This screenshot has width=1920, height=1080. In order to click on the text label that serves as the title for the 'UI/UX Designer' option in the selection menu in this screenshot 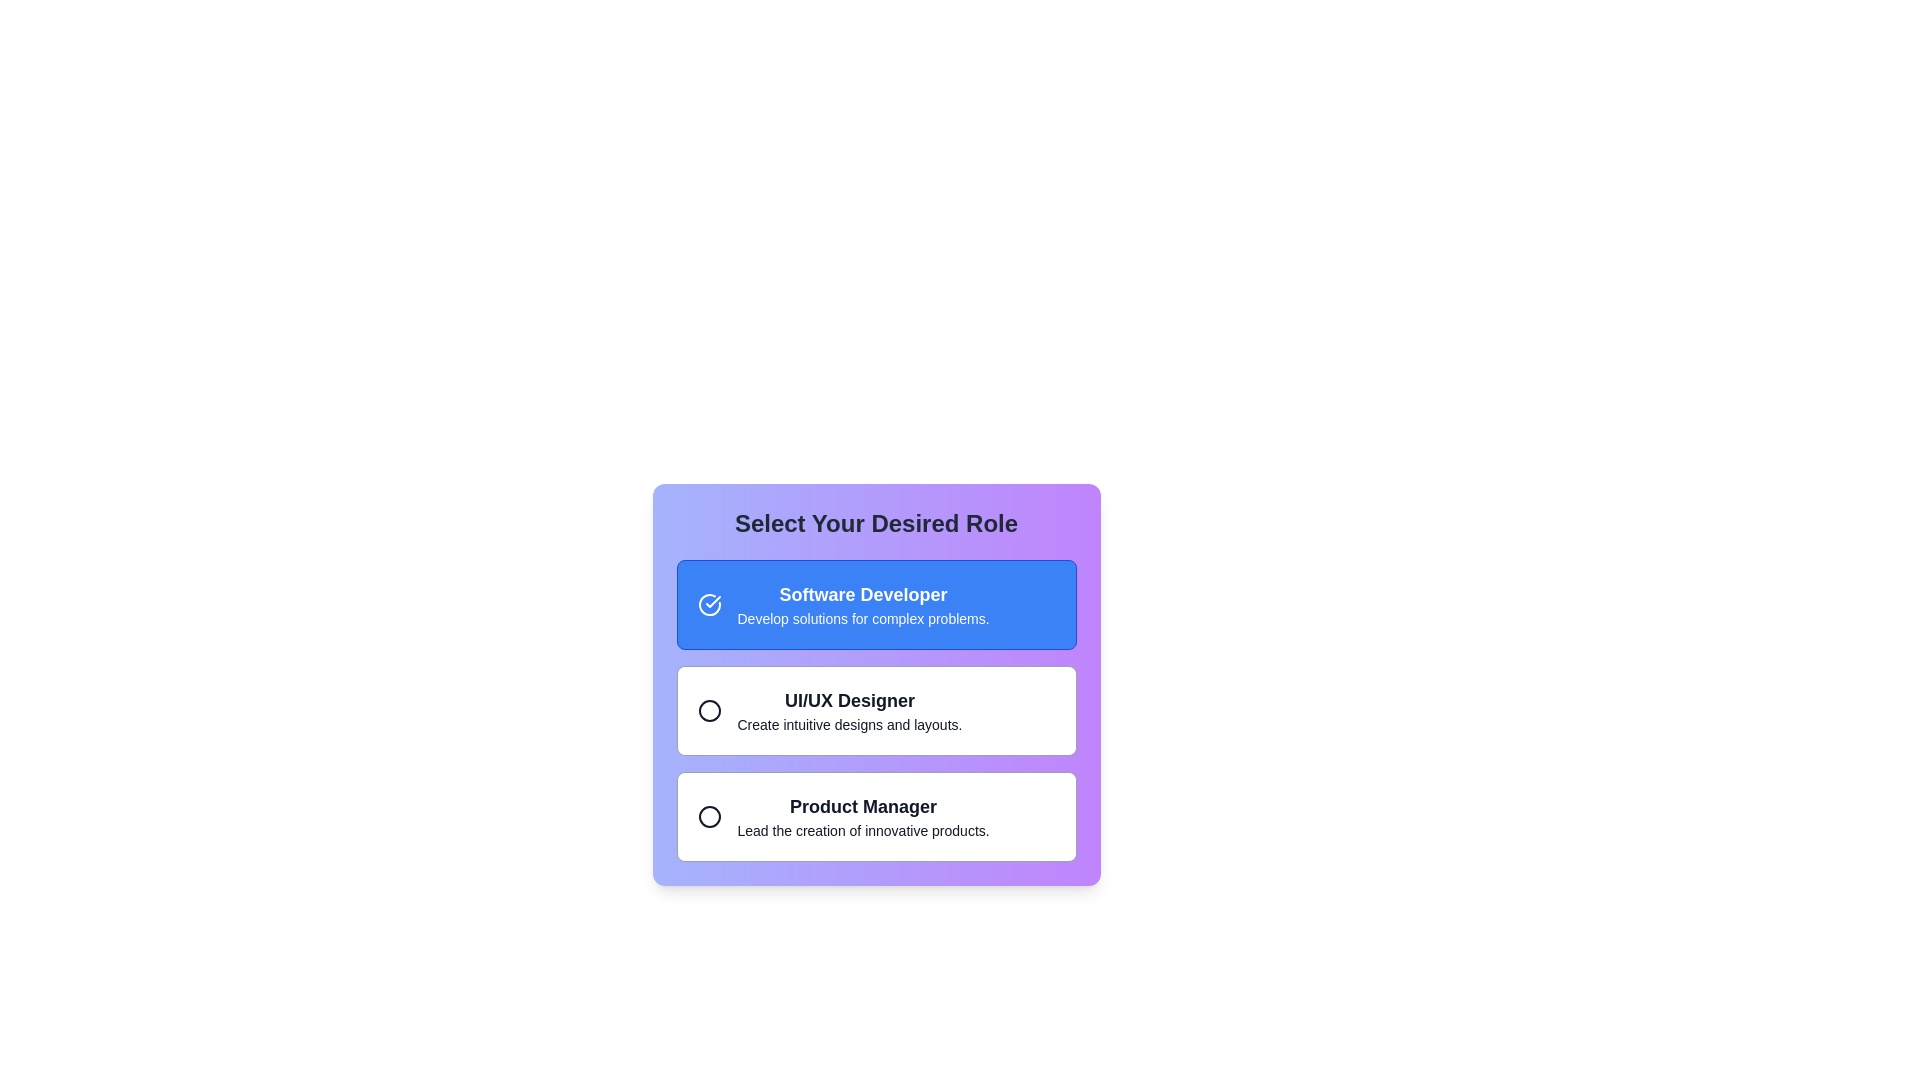, I will do `click(849, 700)`.